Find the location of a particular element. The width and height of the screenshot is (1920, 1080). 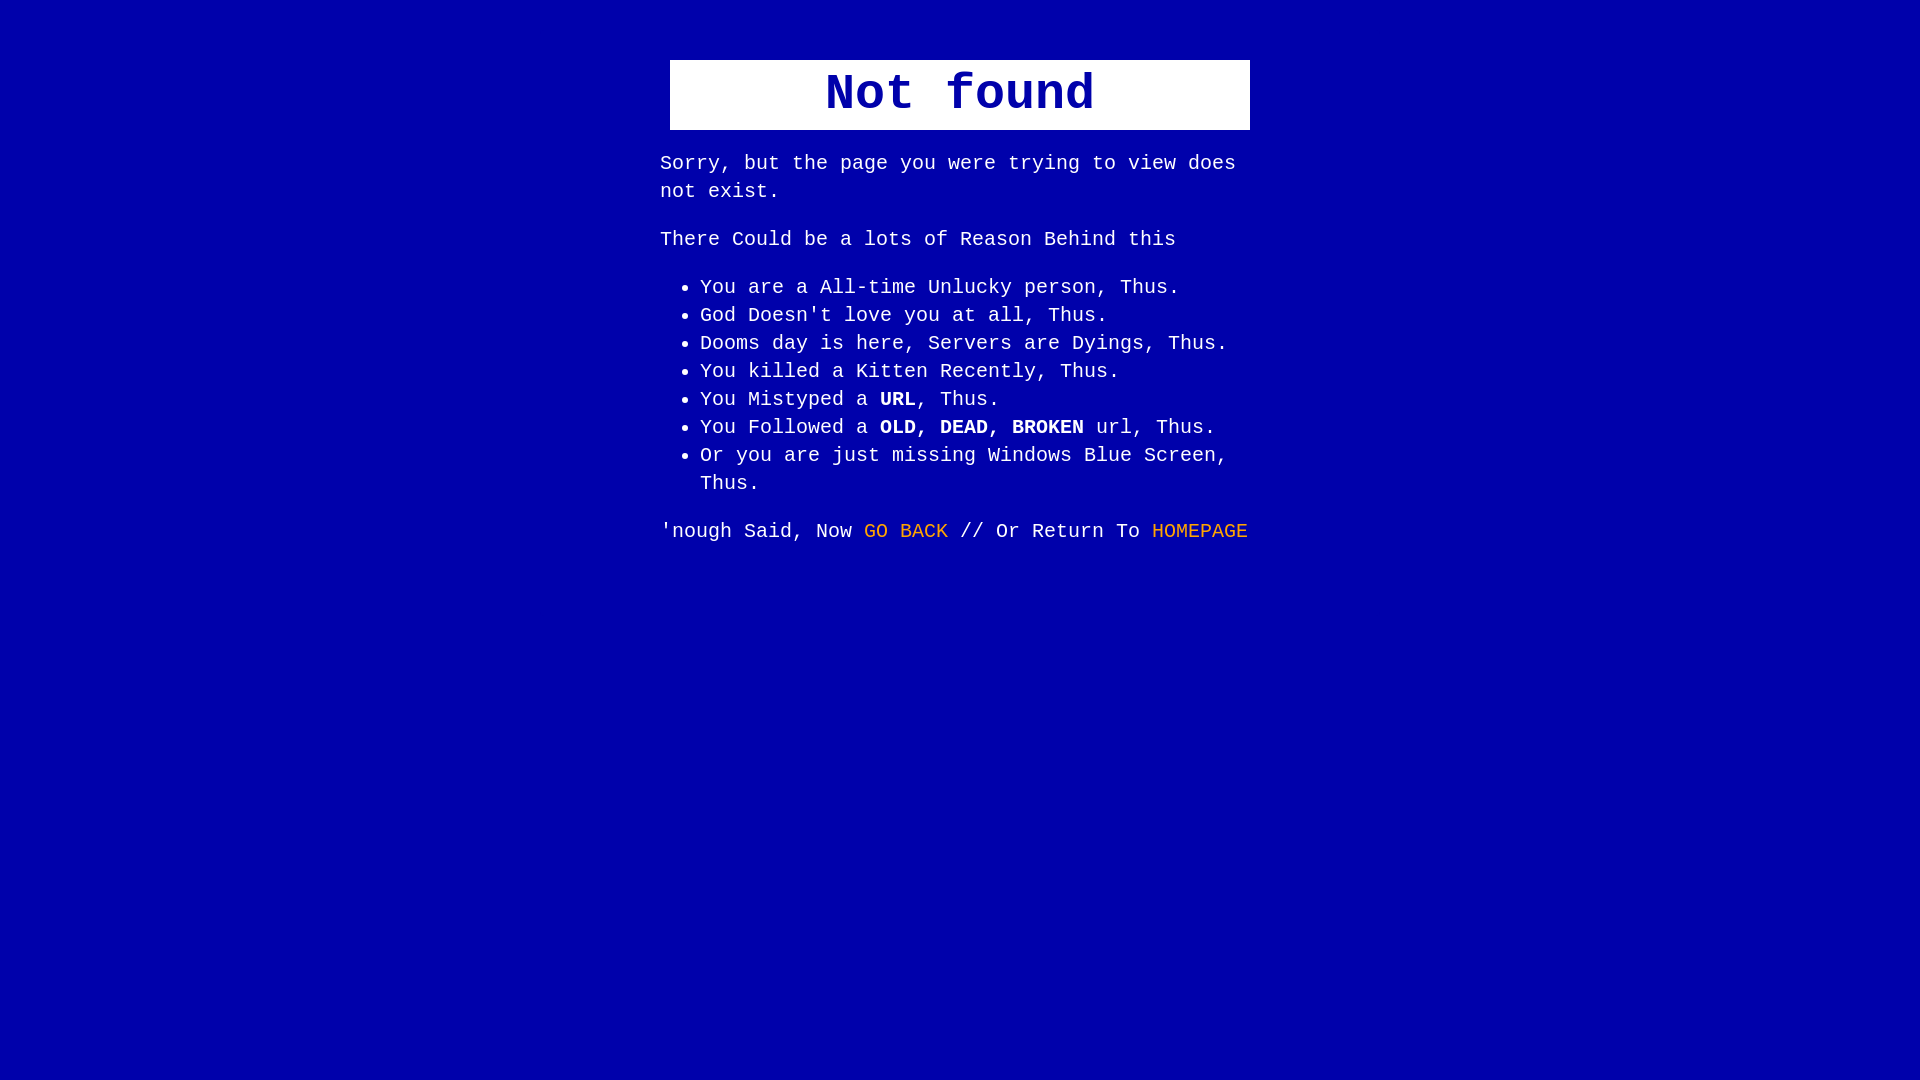

'GO BACK' is located at coordinates (905, 530).